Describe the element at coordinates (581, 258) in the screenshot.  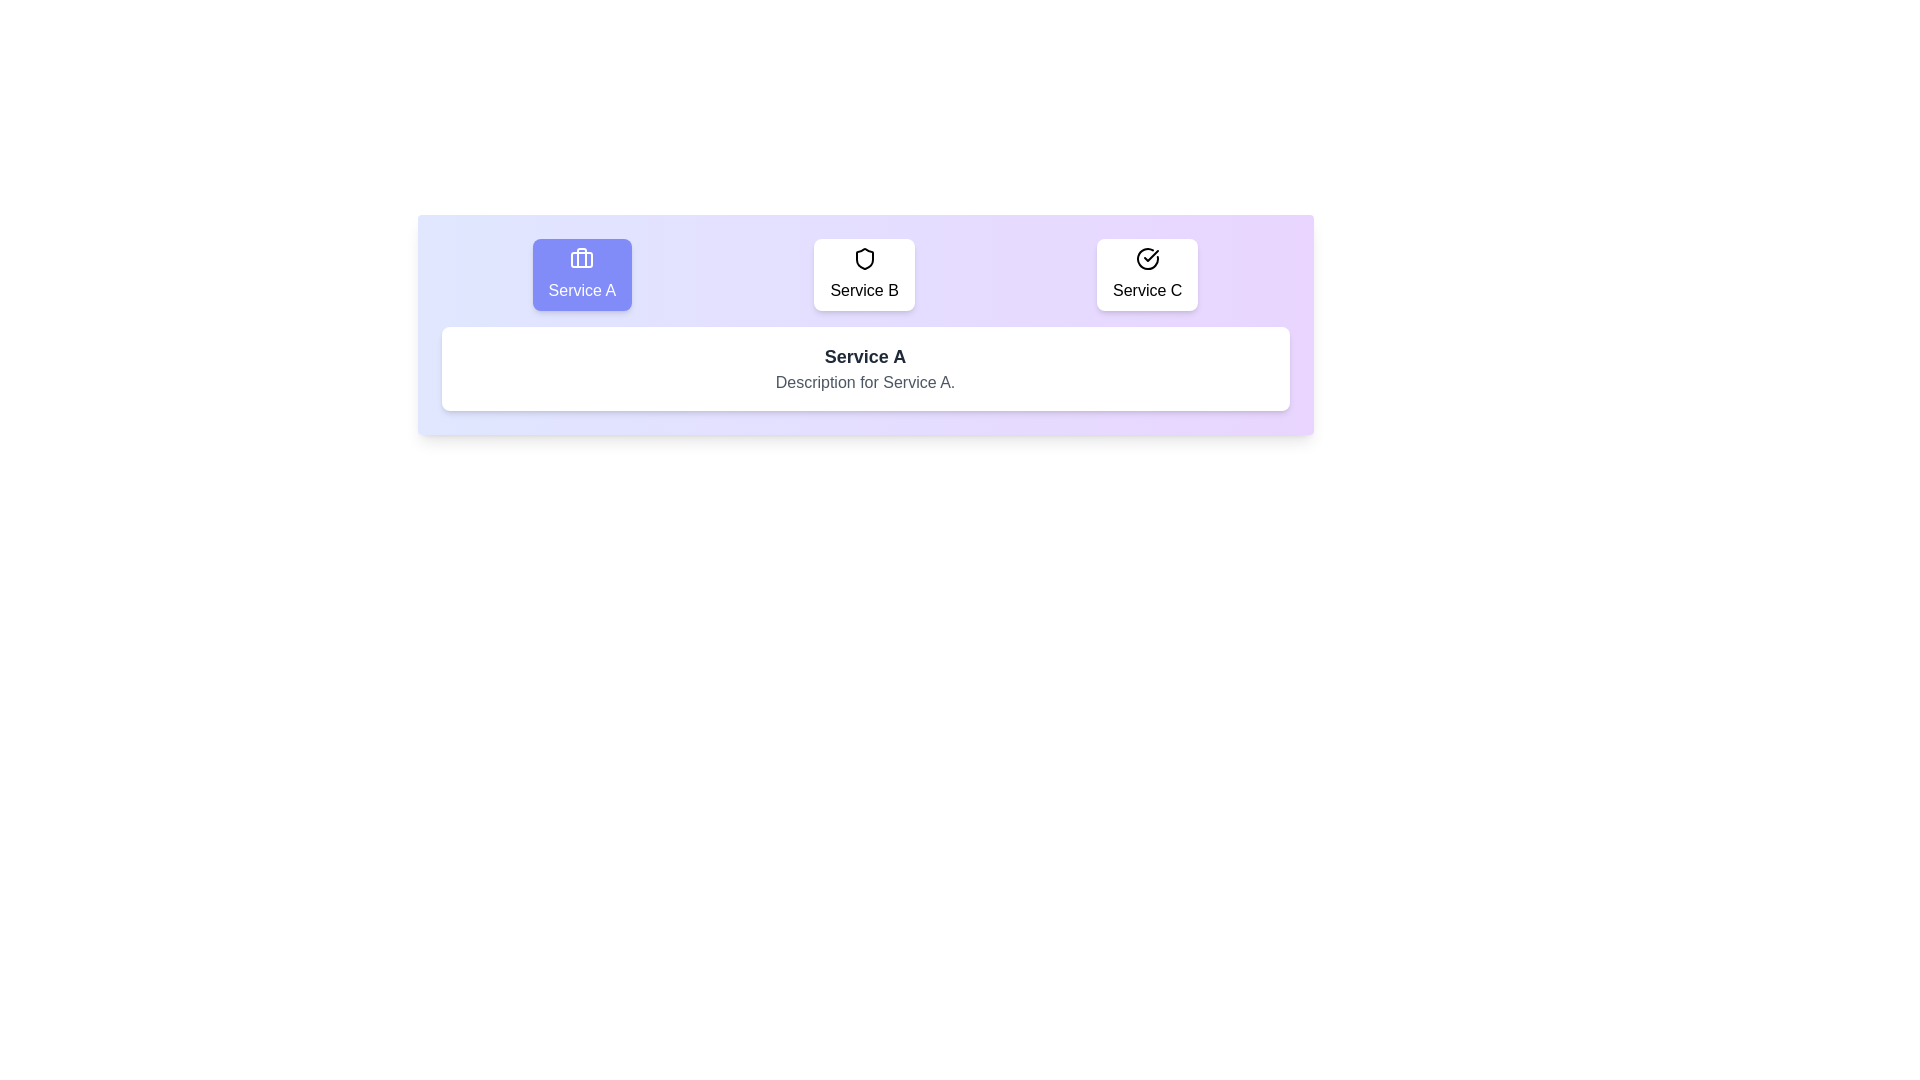
I see `the SVG rectangle that visually represents part of the briefcase icon, which is located at the center of the blue button labeled 'Service A'` at that location.